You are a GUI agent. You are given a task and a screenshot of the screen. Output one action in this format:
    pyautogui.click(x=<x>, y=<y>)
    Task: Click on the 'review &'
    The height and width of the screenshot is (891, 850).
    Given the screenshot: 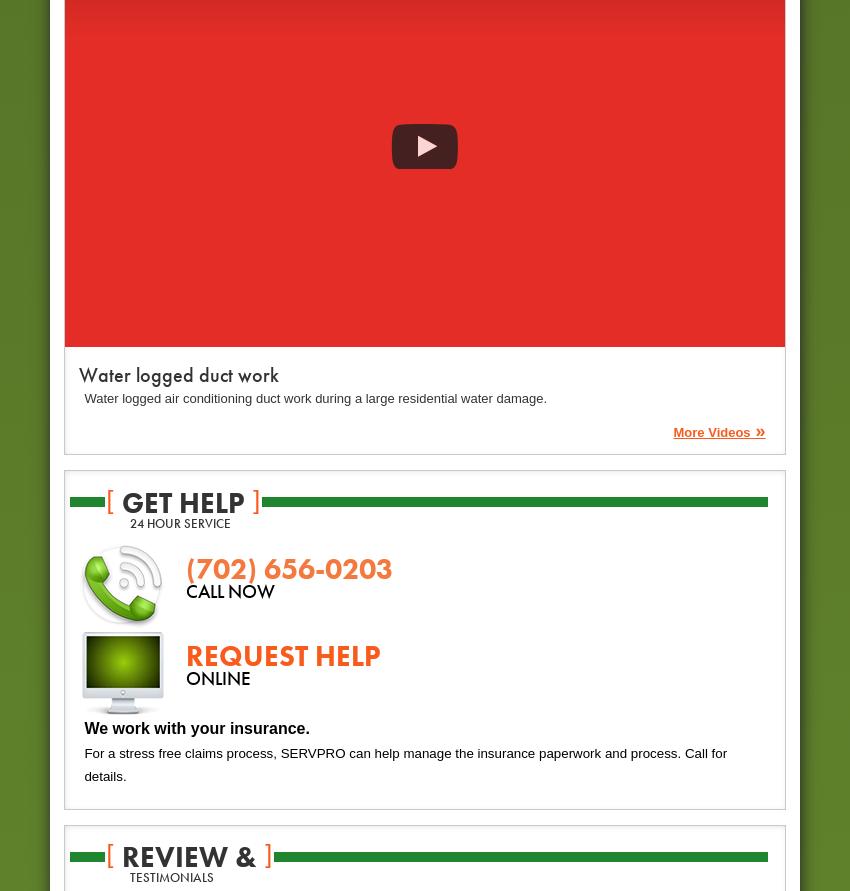 What is the action you would take?
    pyautogui.click(x=187, y=855)
    